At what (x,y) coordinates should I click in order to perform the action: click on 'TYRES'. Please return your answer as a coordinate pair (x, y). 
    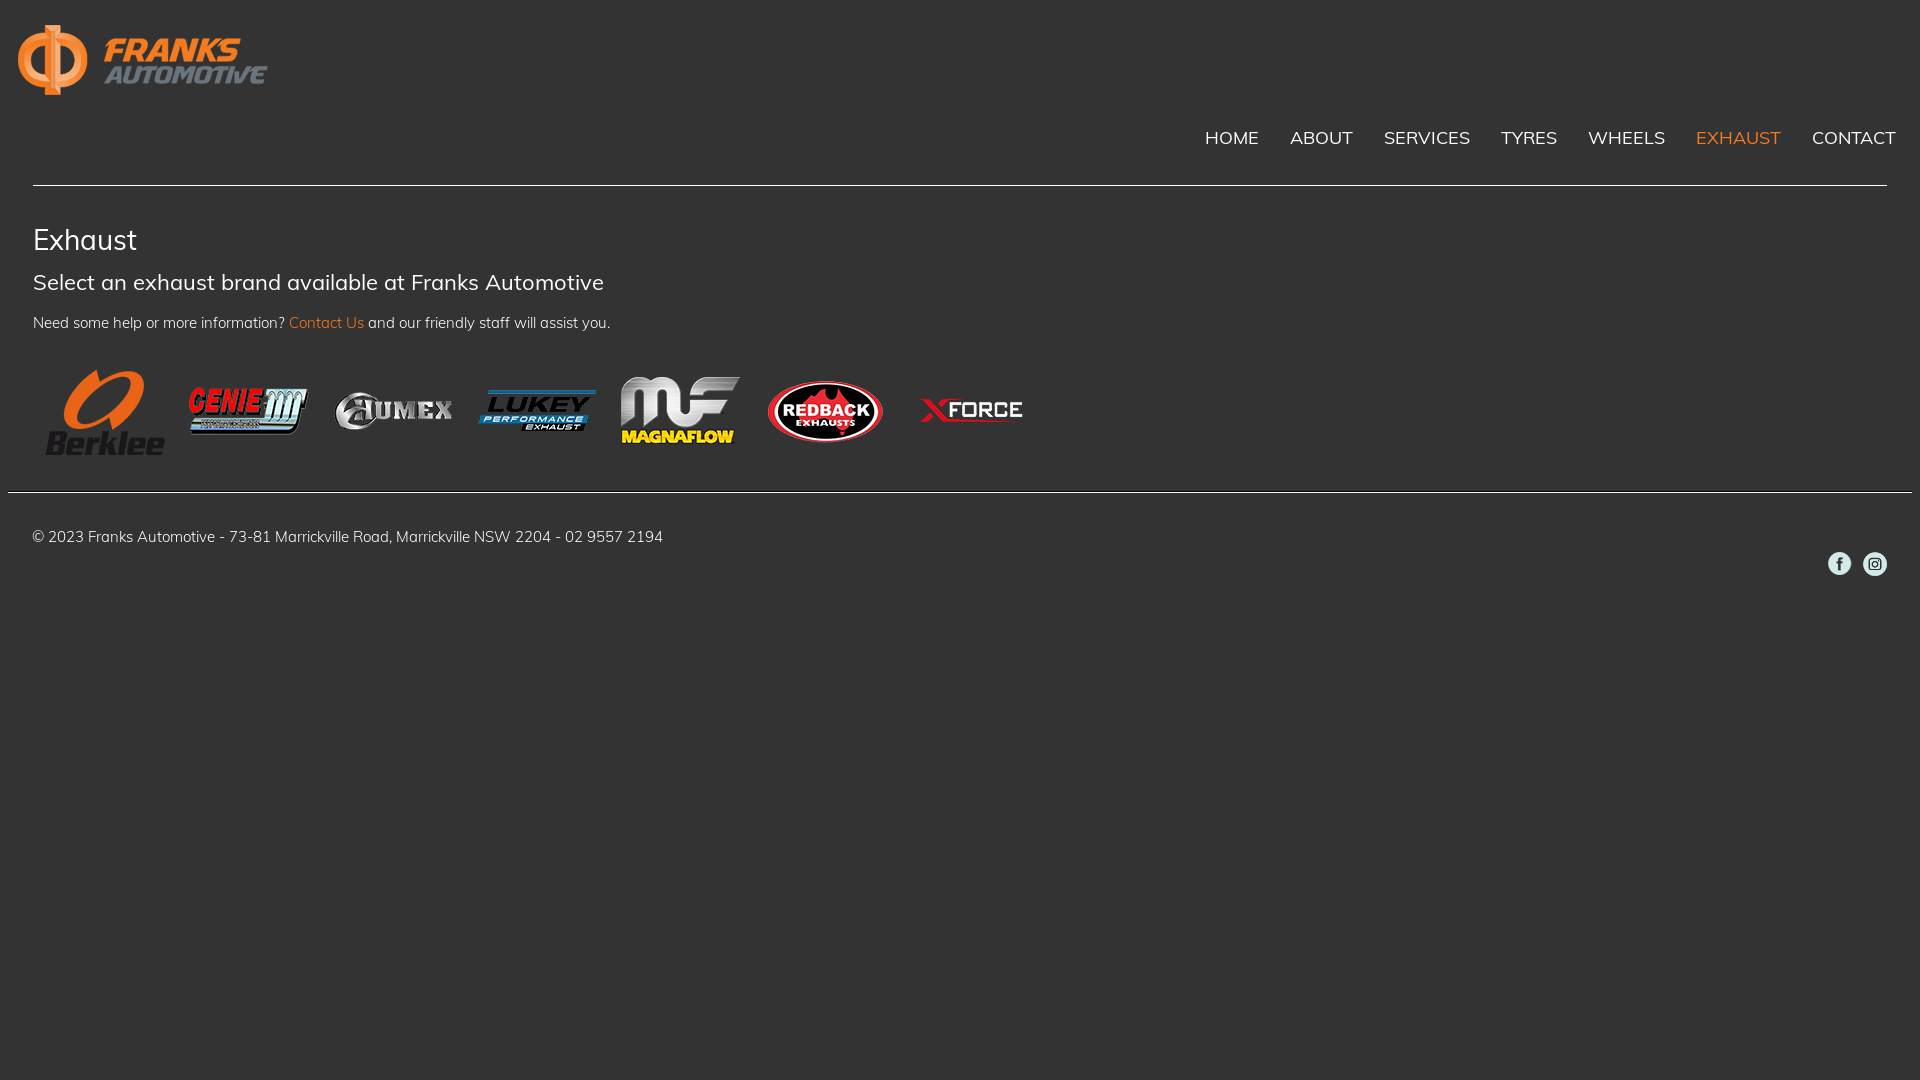
    Looking at the image, I should click on (1528, 136).